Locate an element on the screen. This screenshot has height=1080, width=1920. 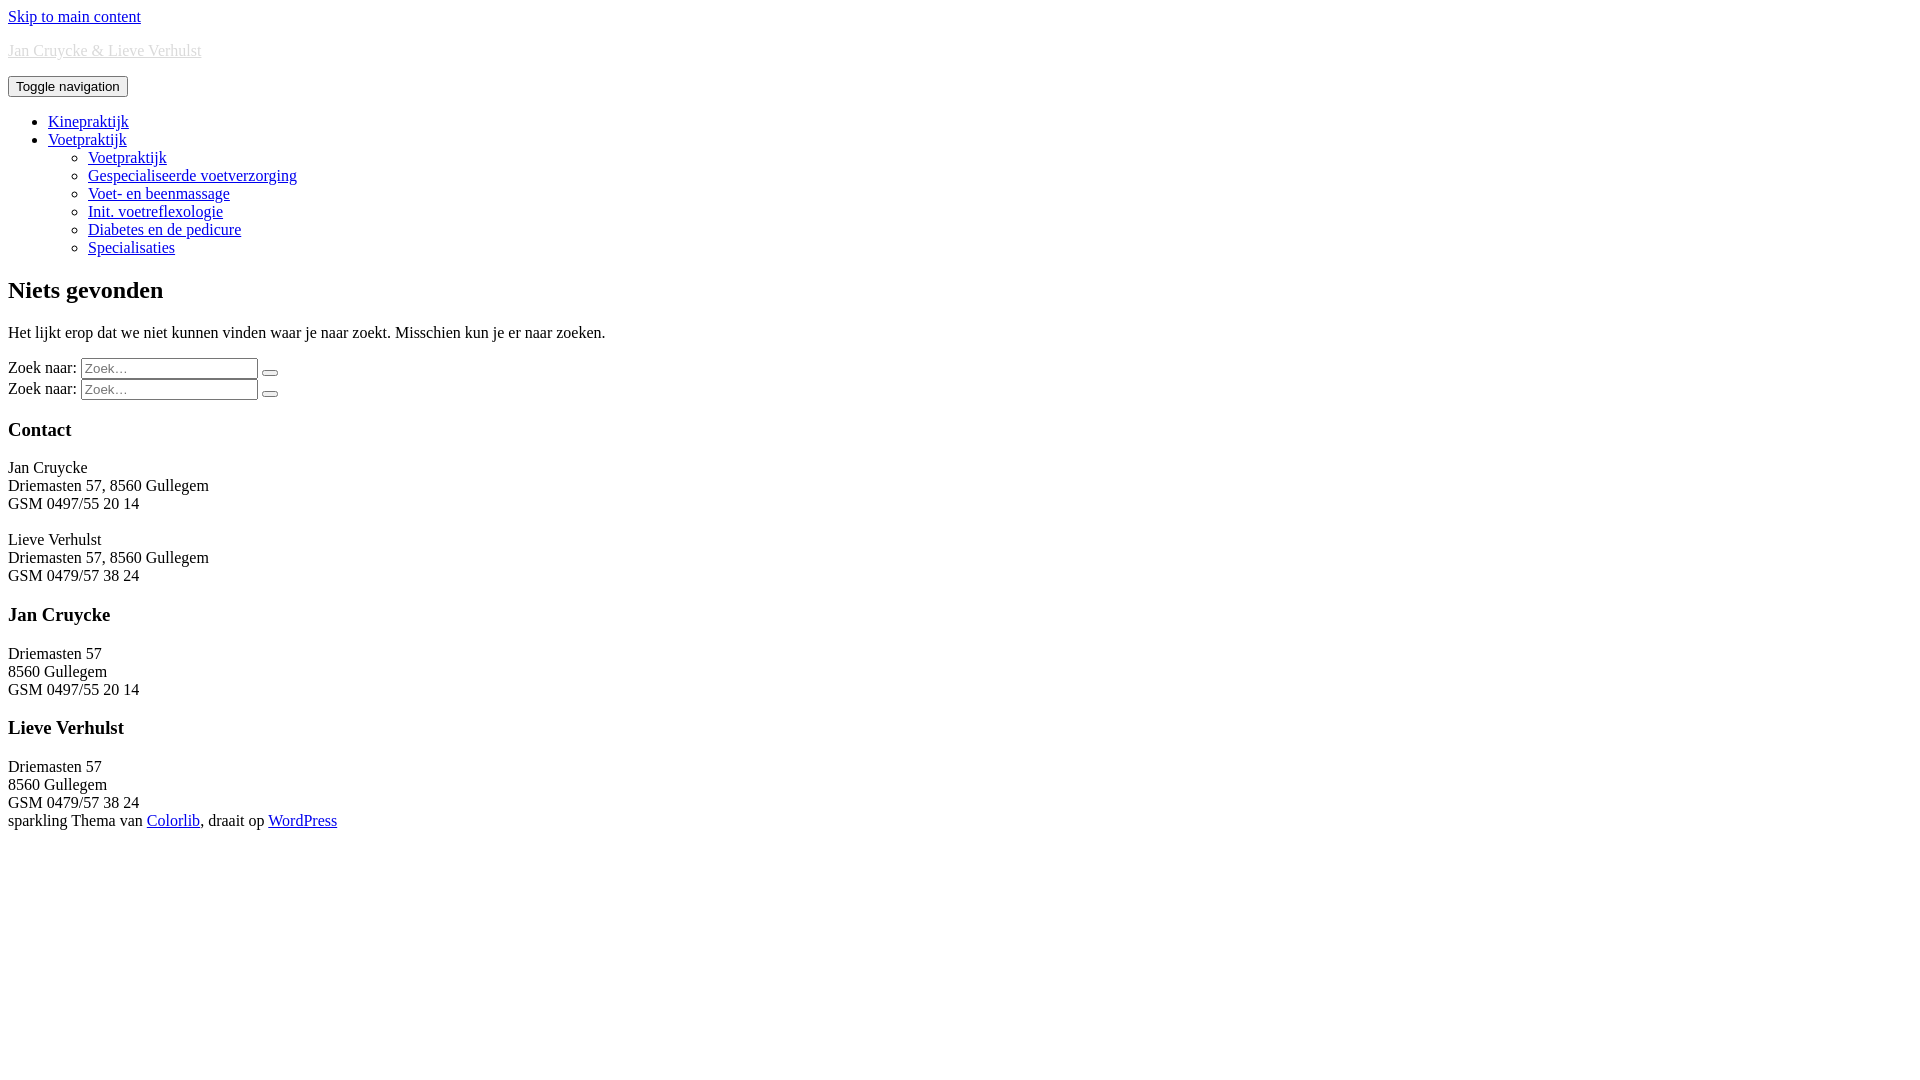
'Skip to main content' is located at coordinates (74, 16).